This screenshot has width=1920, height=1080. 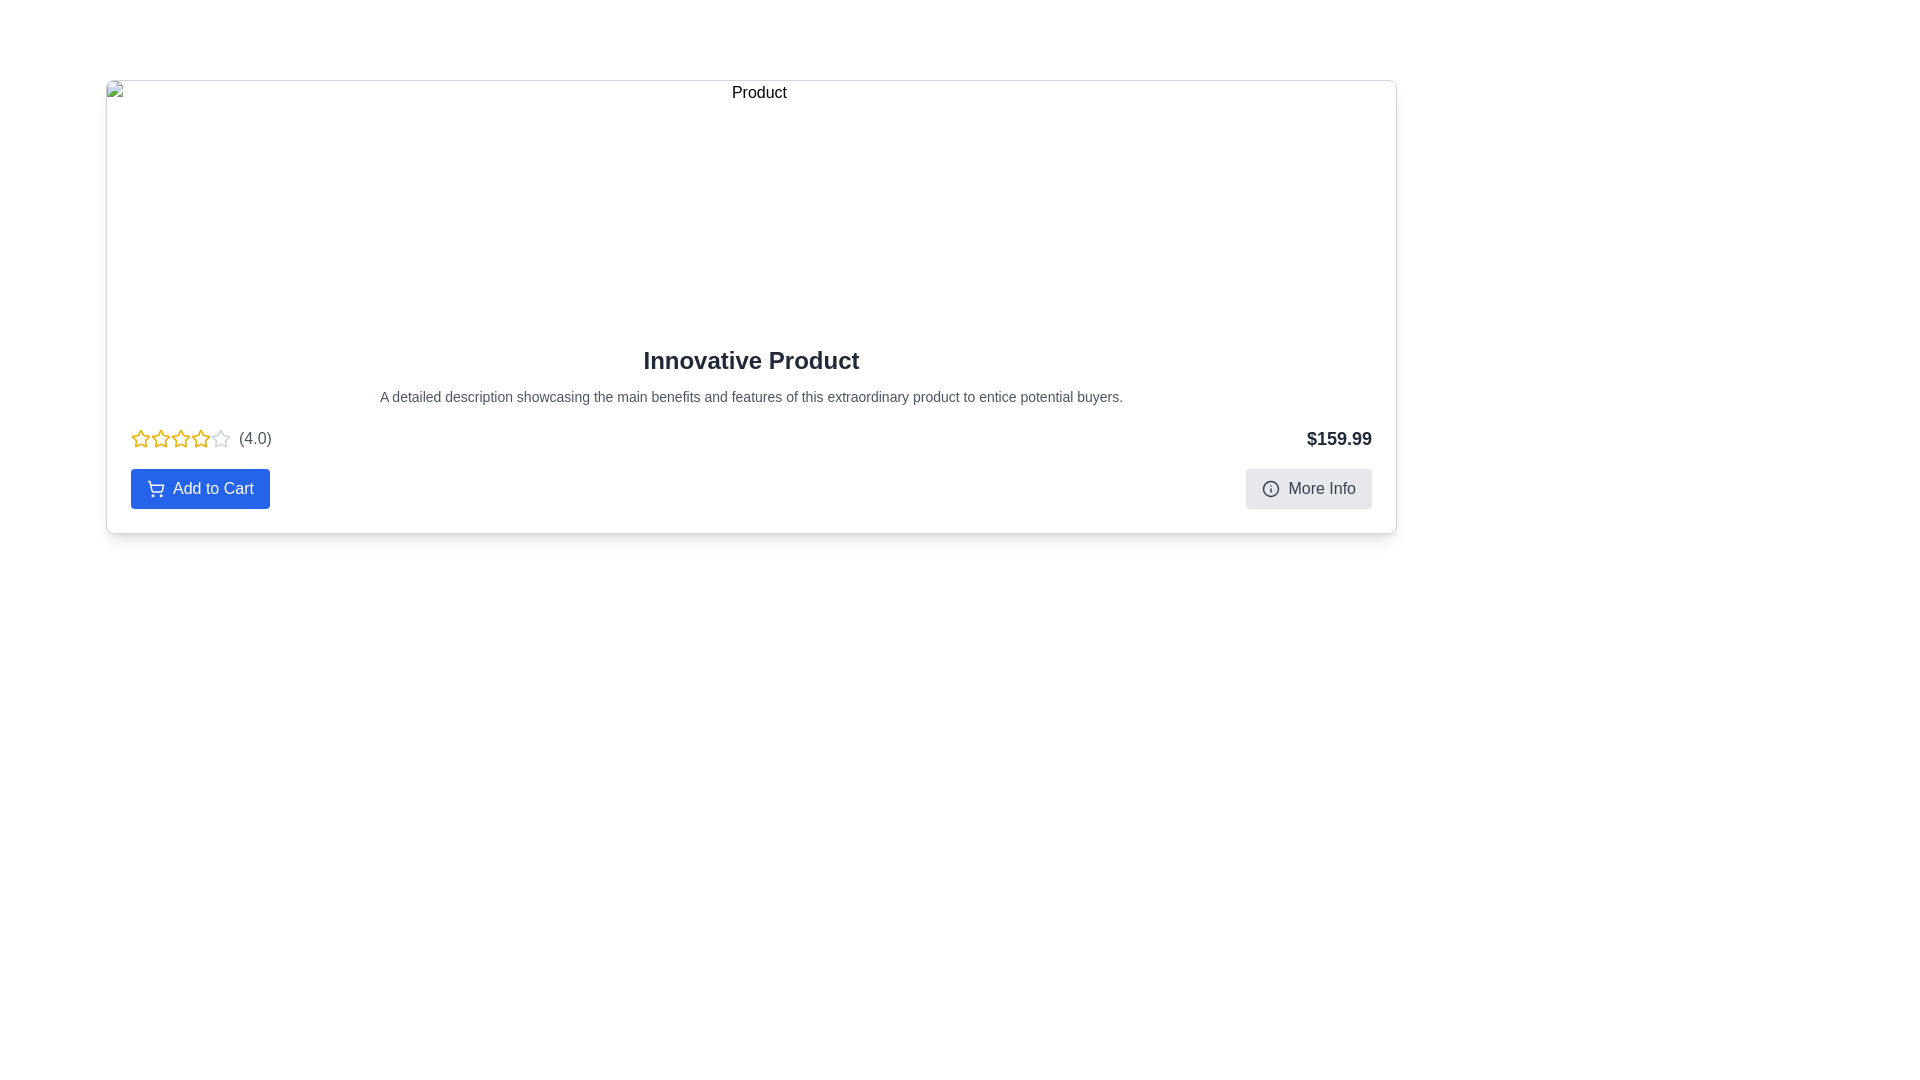 I want to click on the button located at the bottom-right corner of the card-like layout, so click(x=1309, y=489).